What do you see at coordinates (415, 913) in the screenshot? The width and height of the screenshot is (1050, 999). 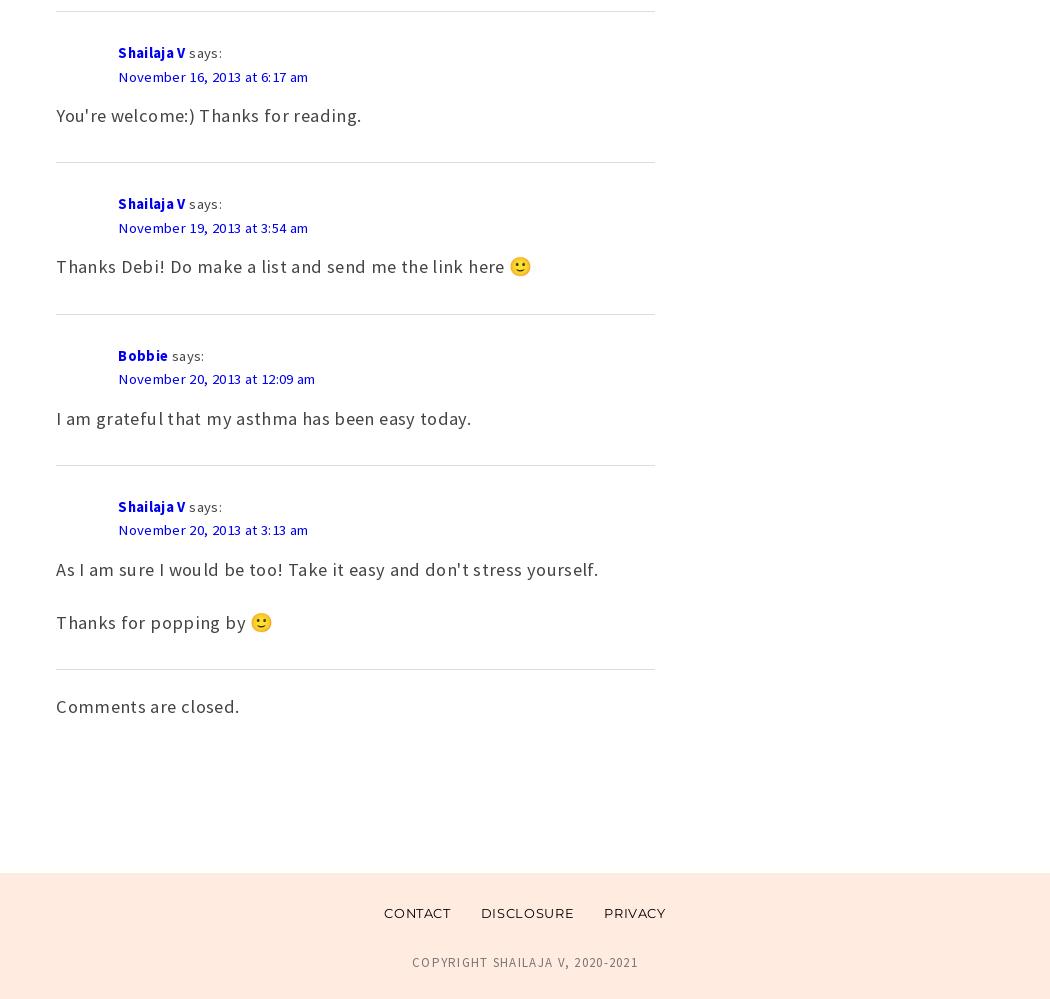 I see `'Contact'` at bounding box center [415, 913].